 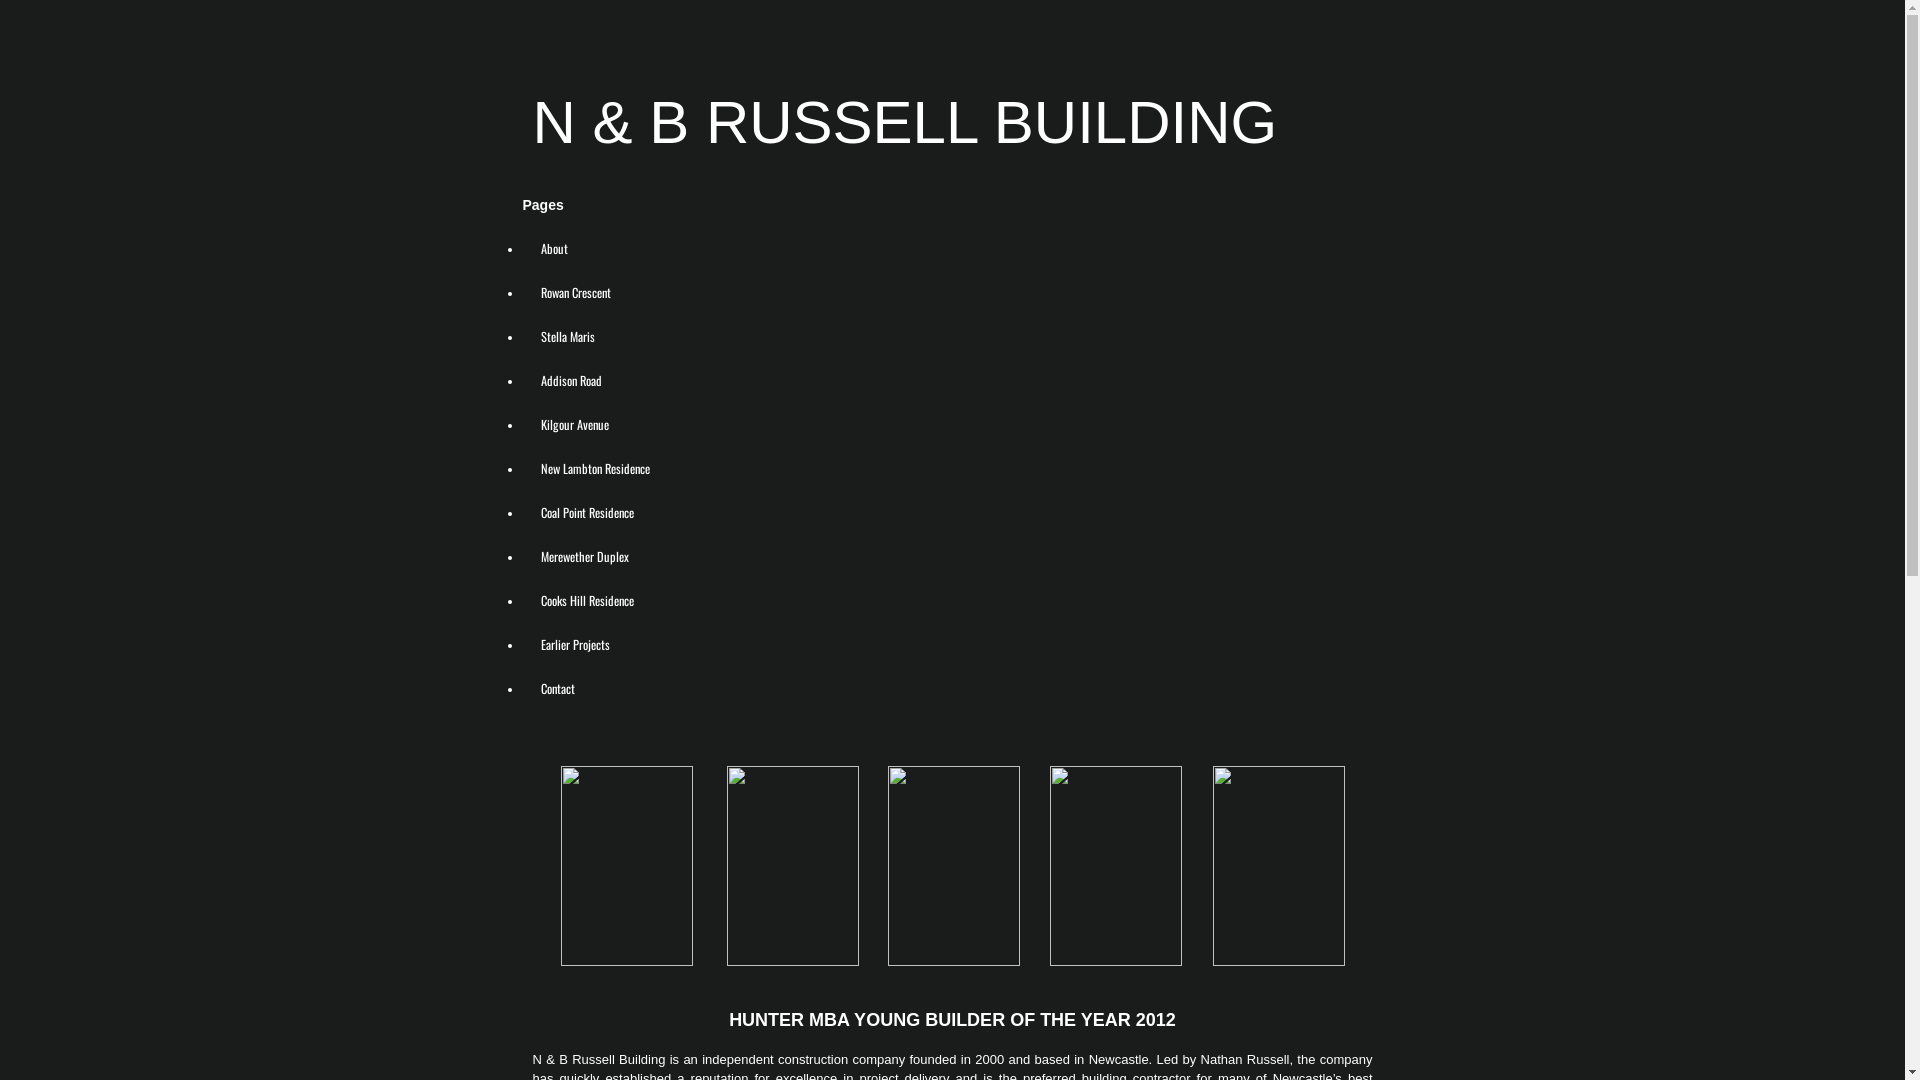 What do you see at coordinates (557, 686) in the screenshot?
I see `'Contact'` at bounding box center [557, 686].